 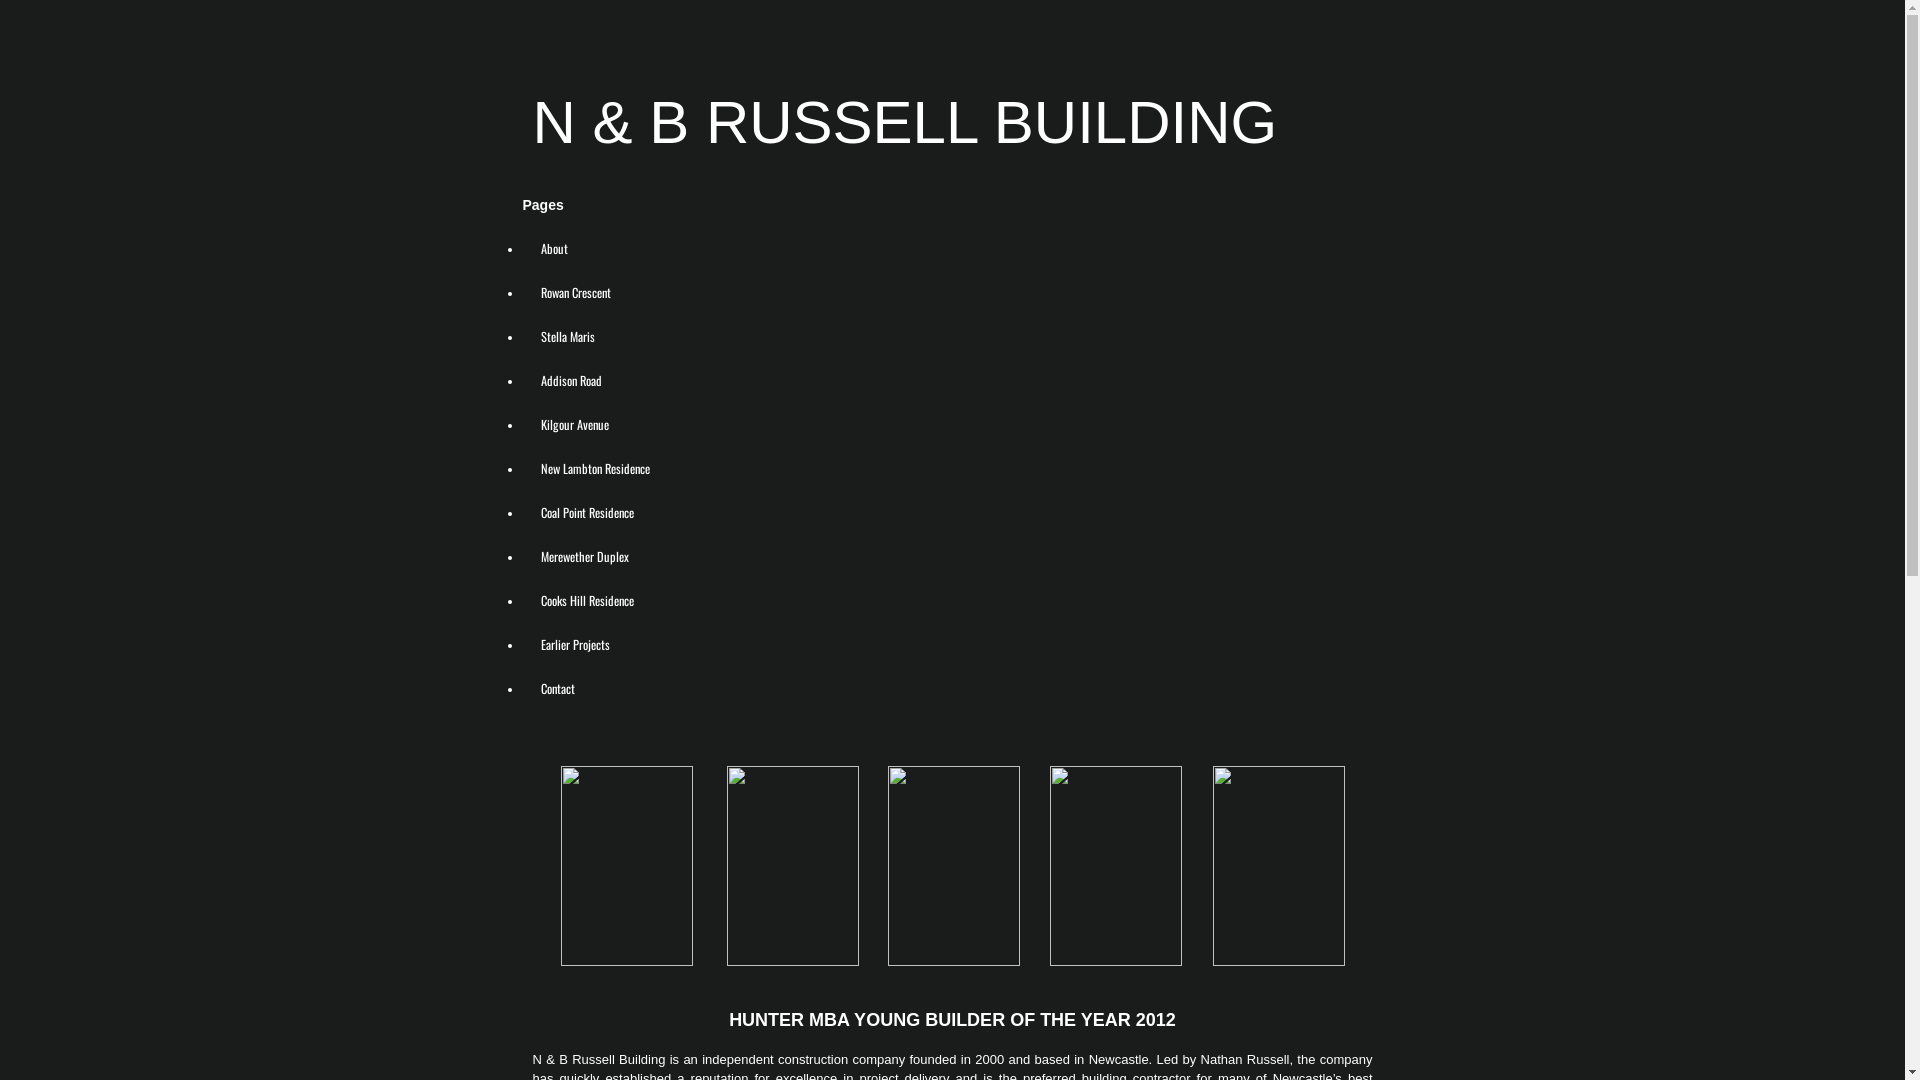 What do you see at coordinates (557, 686) in the screenshot?
I see `'Contact'` at bounding box center [557, 686].